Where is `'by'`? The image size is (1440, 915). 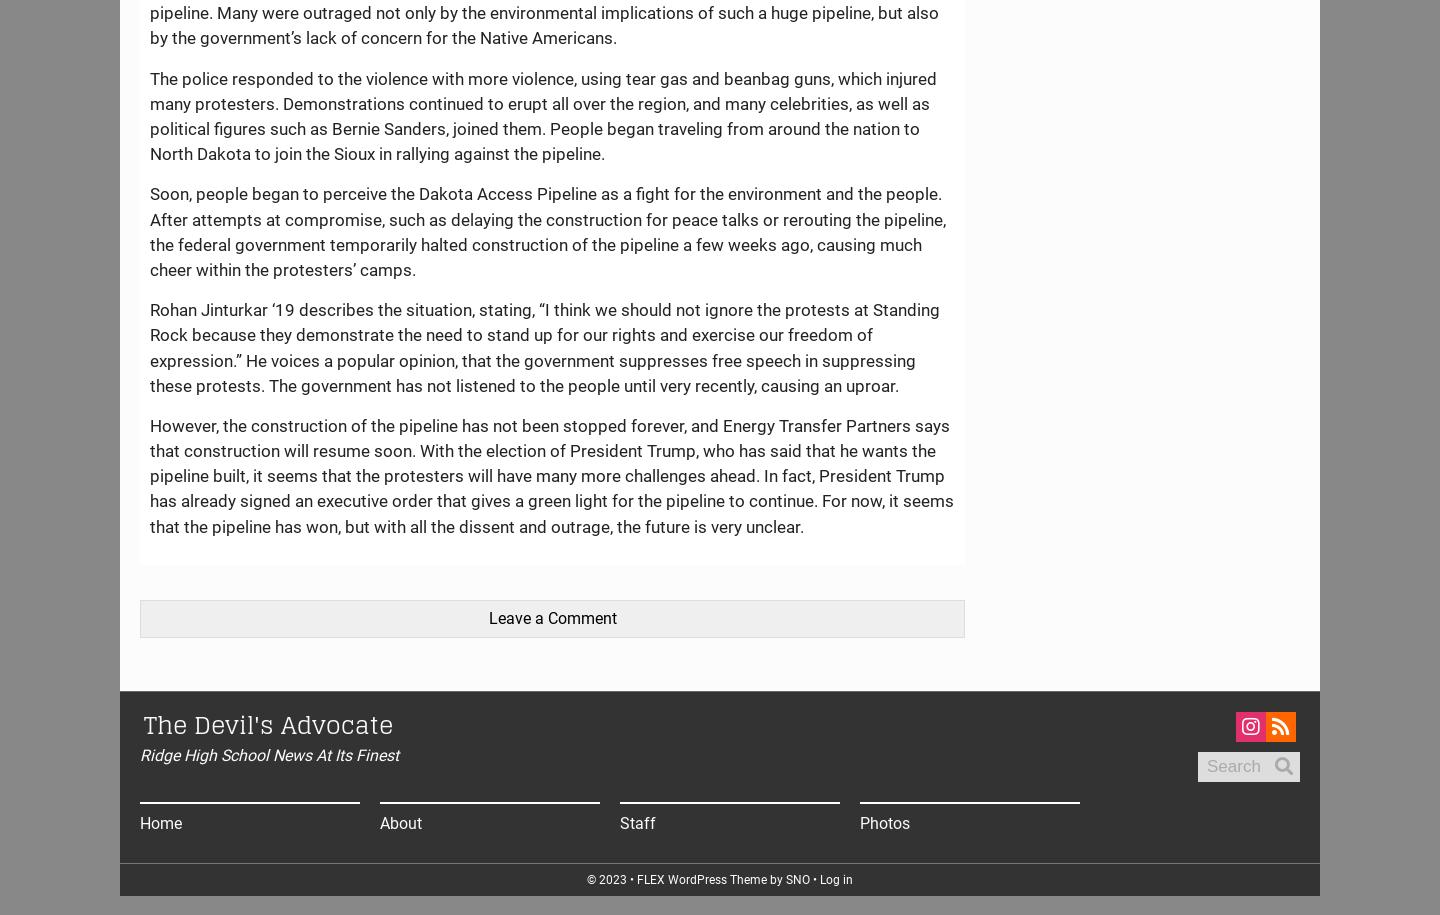
'by' is located at coordinates (775, 878).